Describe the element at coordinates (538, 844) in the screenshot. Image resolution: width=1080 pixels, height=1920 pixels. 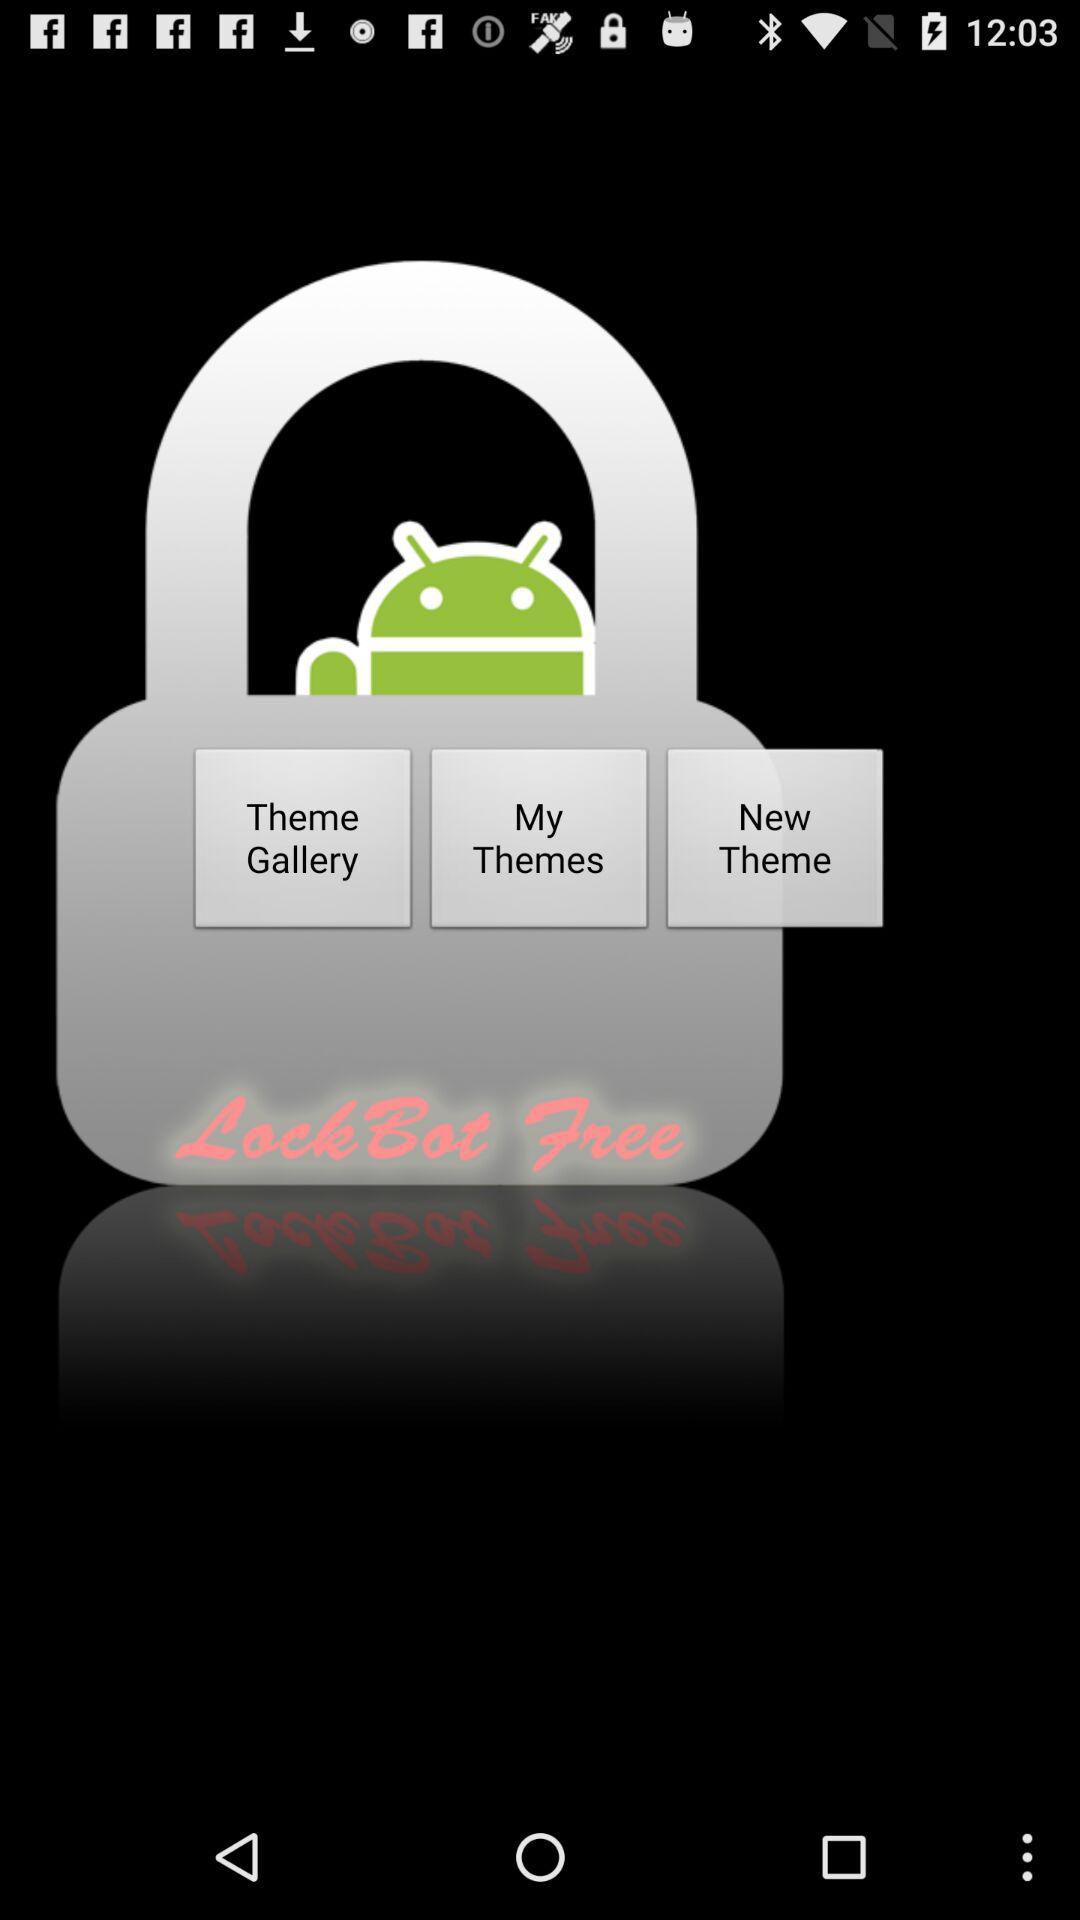
I see `the my themes` at that location.